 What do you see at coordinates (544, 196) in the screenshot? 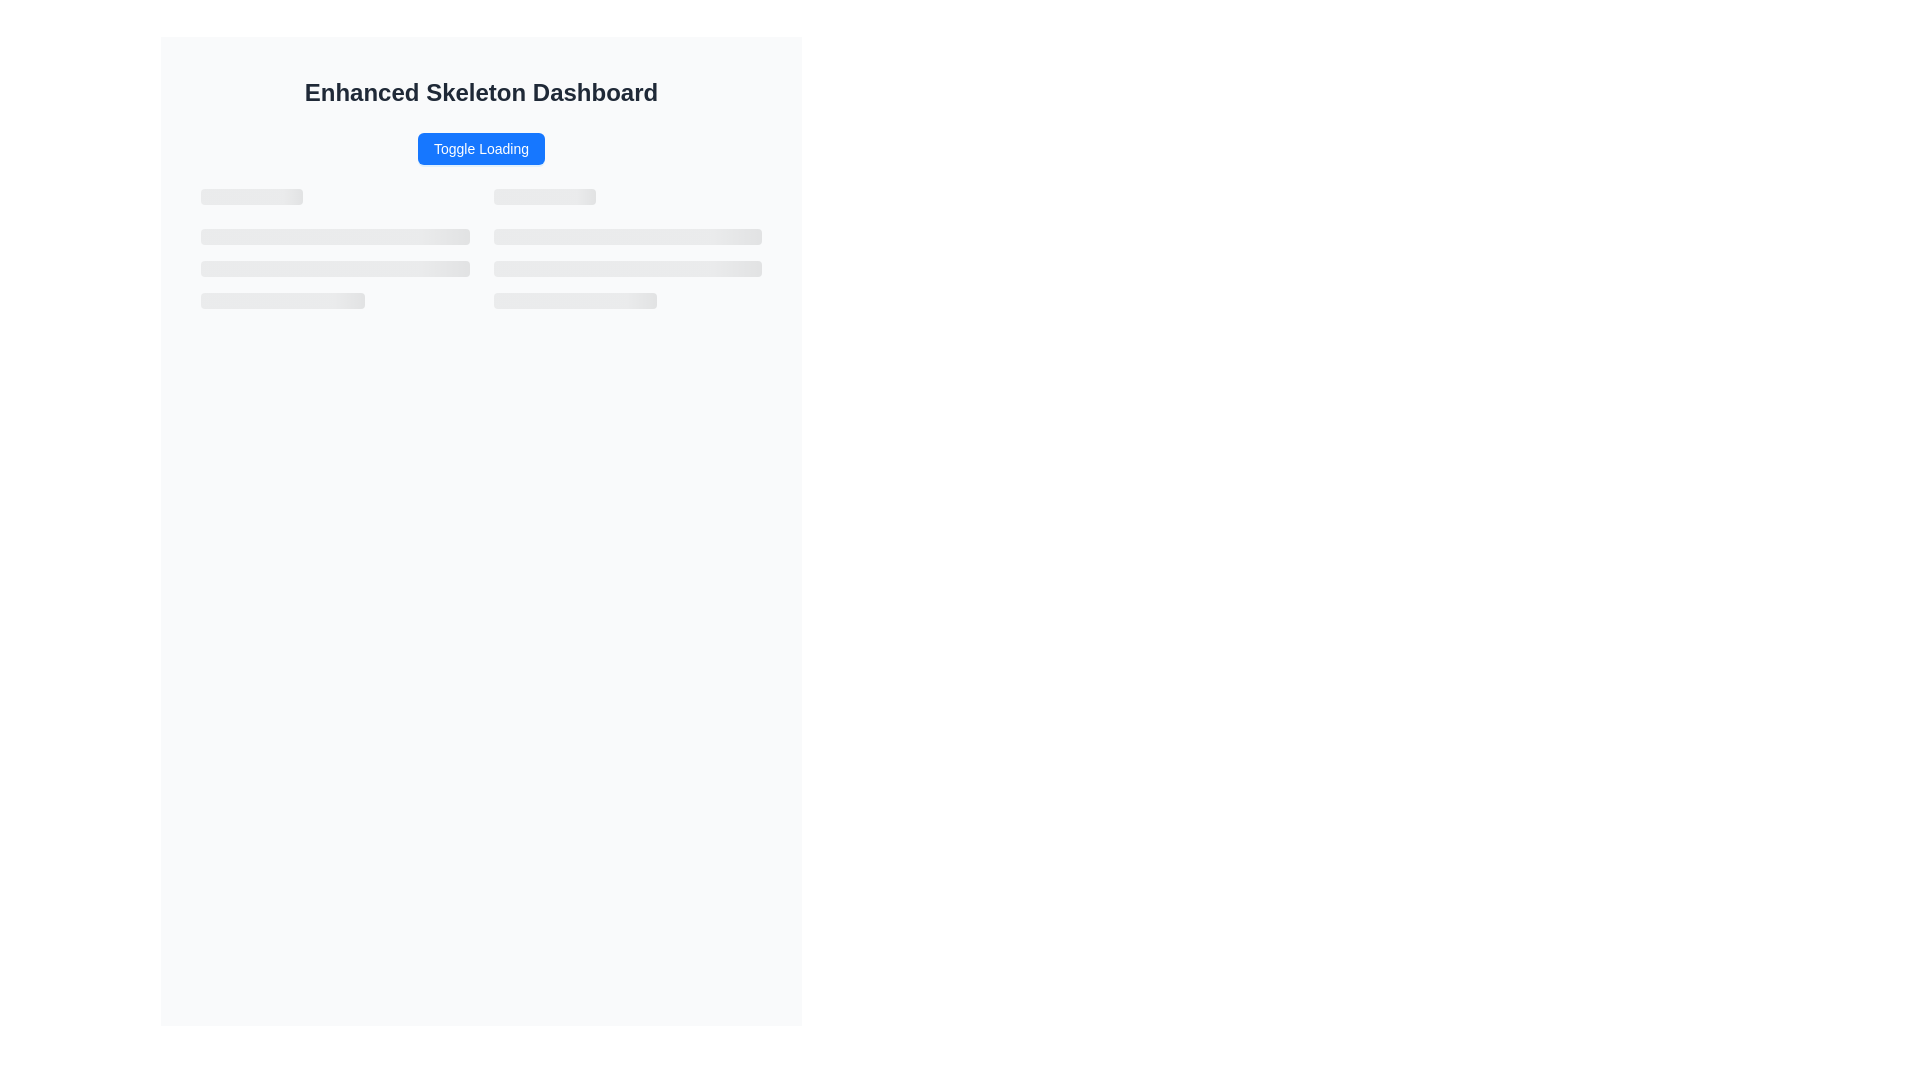
I see `the Skeleton placeholder (title style), which is a grayed-out horizontal loading bar located just below the 'Toggle Loading' button` at bounding box center [544, 196].